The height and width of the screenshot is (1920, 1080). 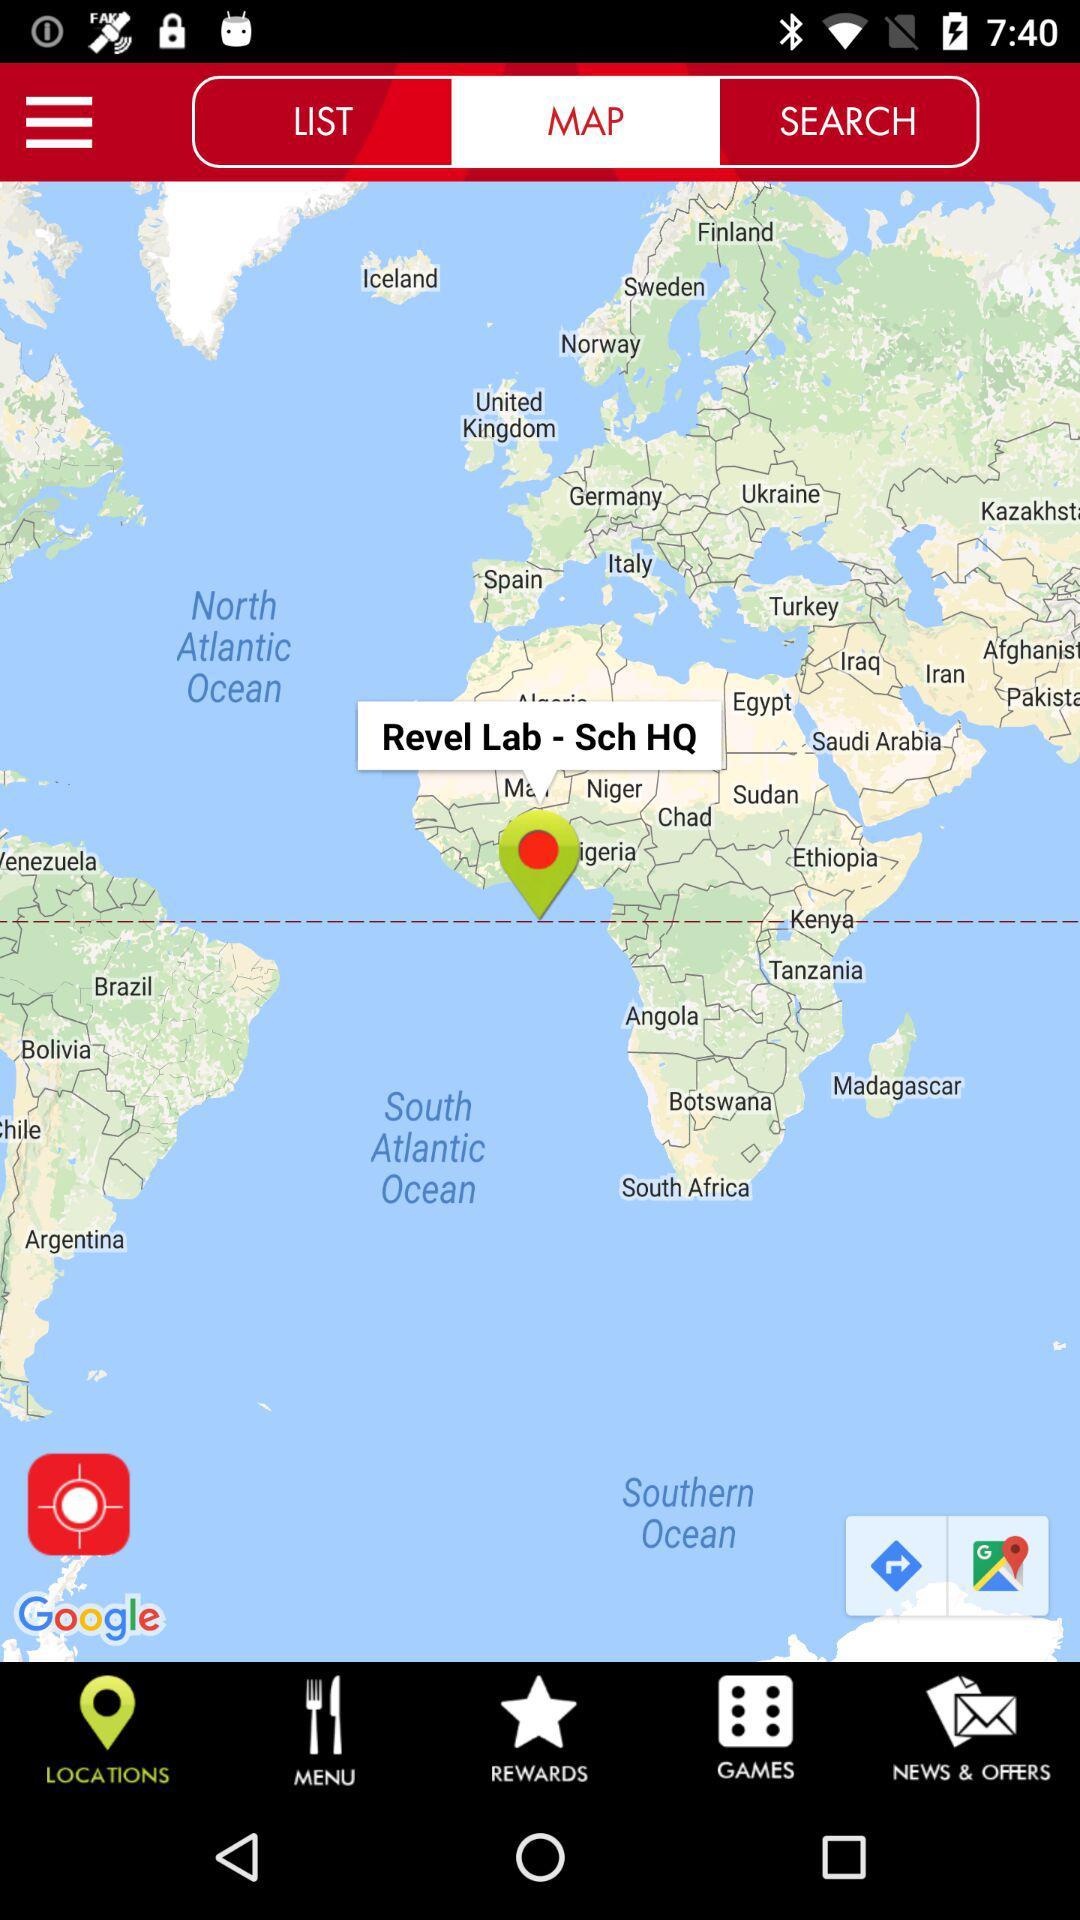 I want to click on the list icon, so click(x=322, y=120).